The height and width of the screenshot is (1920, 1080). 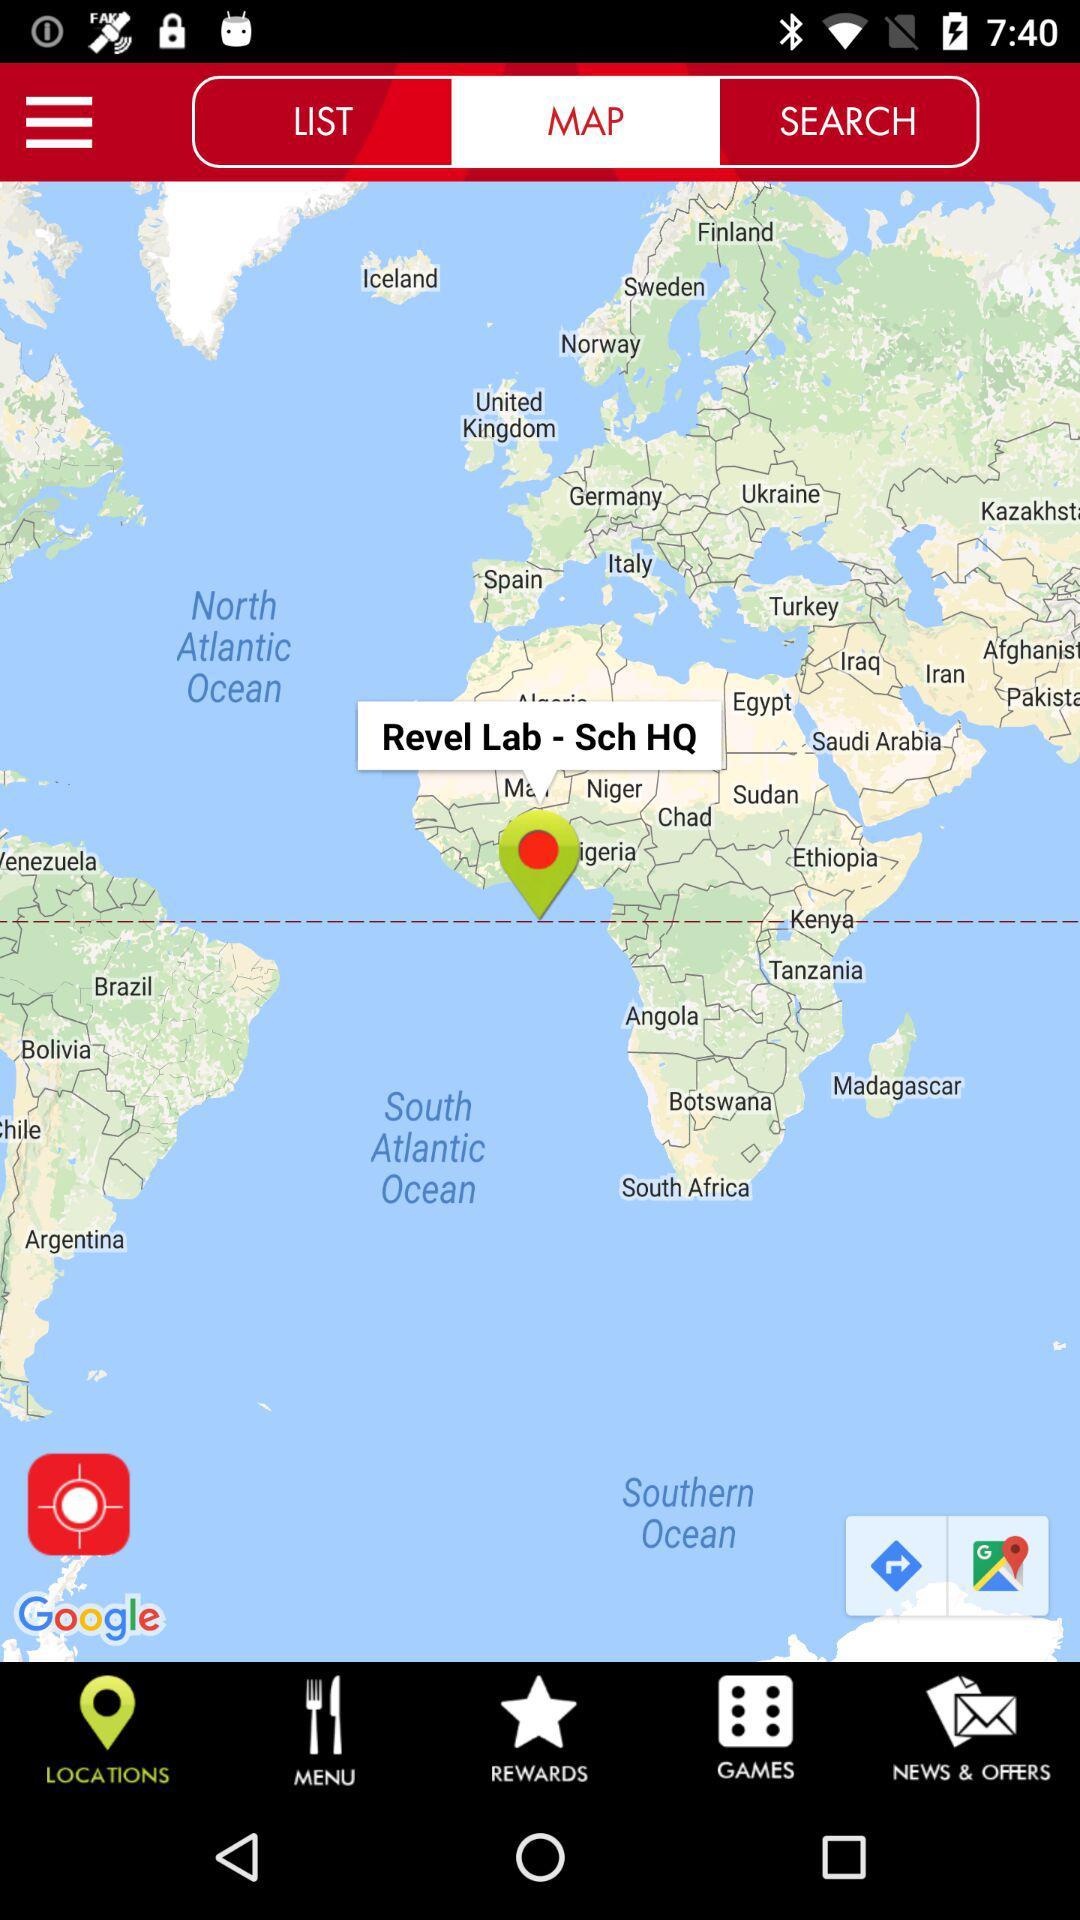 I want to click on the list icon, so click(x=322, y=120).